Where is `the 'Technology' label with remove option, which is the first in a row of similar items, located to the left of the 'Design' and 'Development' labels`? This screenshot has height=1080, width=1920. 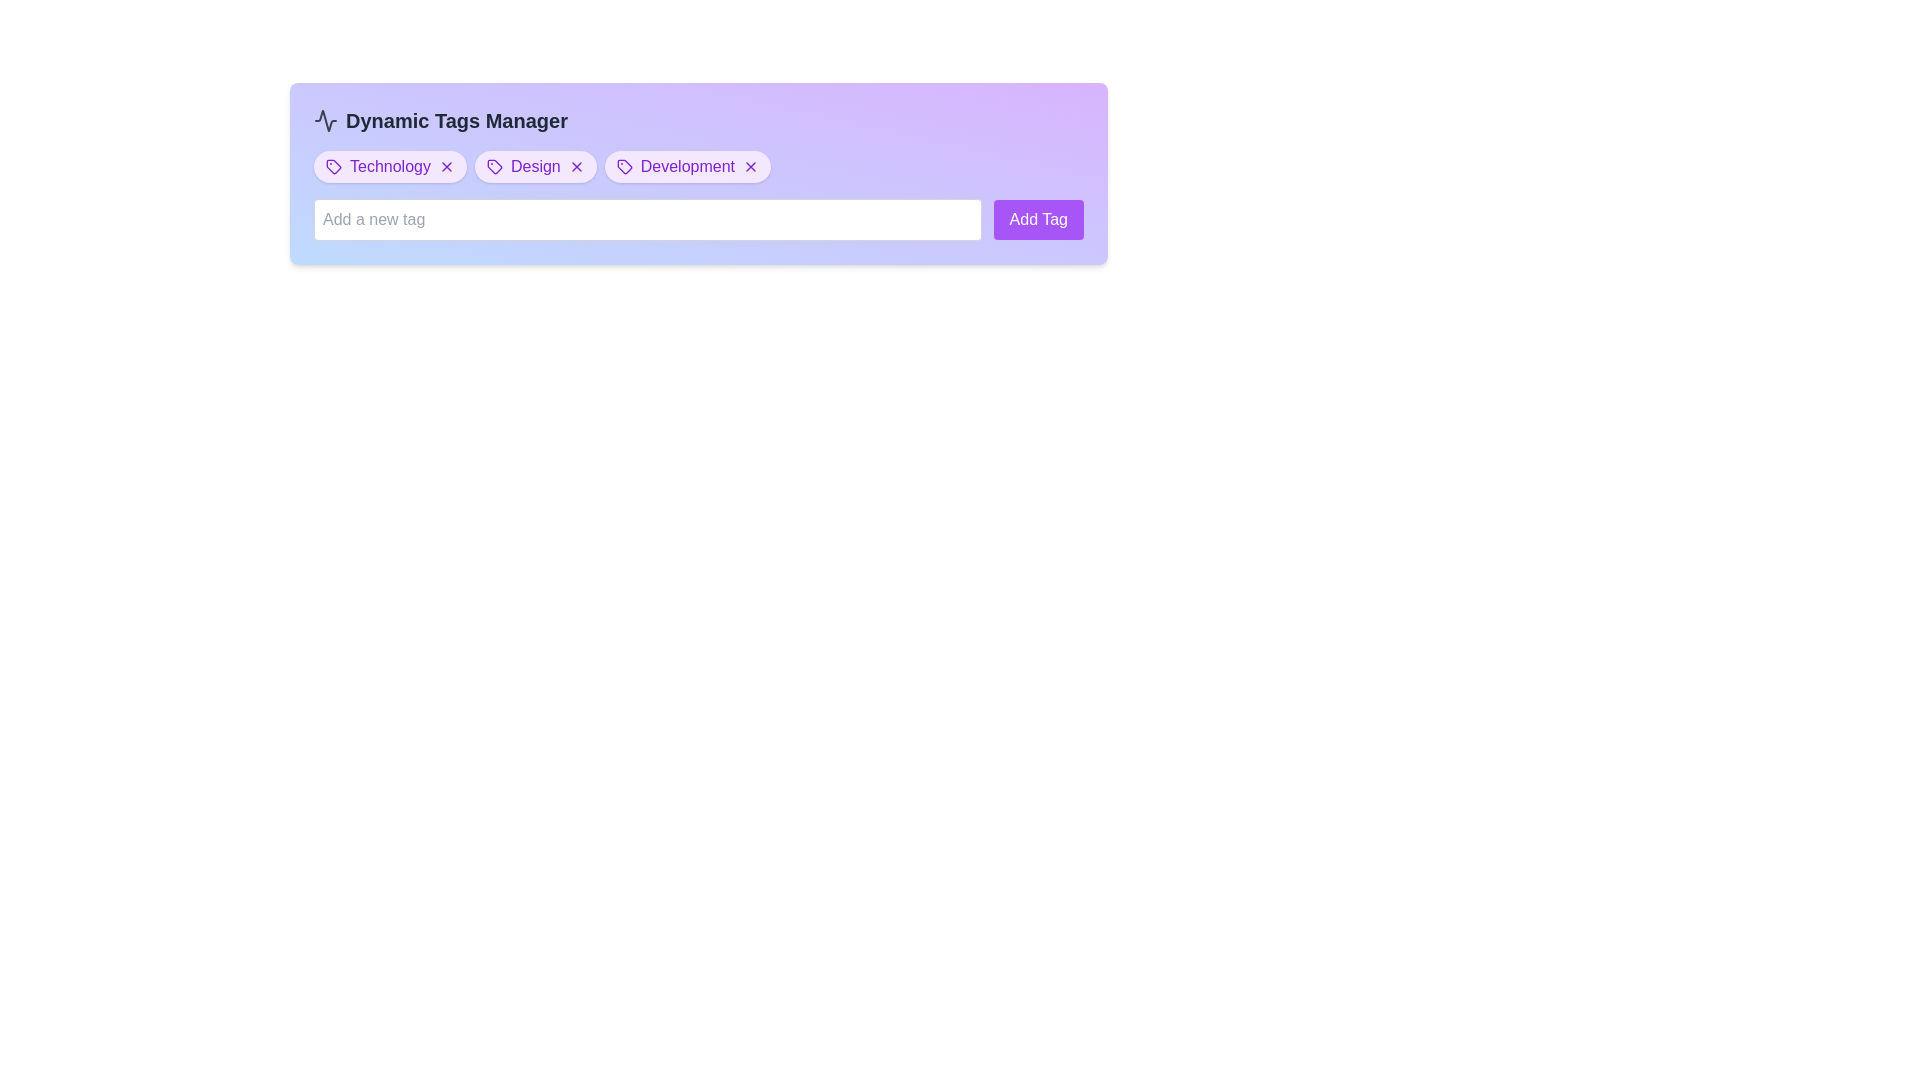
the 'Technology' label with remove option, which is the first in a row of similar items, located to the left of the 'Design' and 'Development' labels is located at coordinates (390, 165).